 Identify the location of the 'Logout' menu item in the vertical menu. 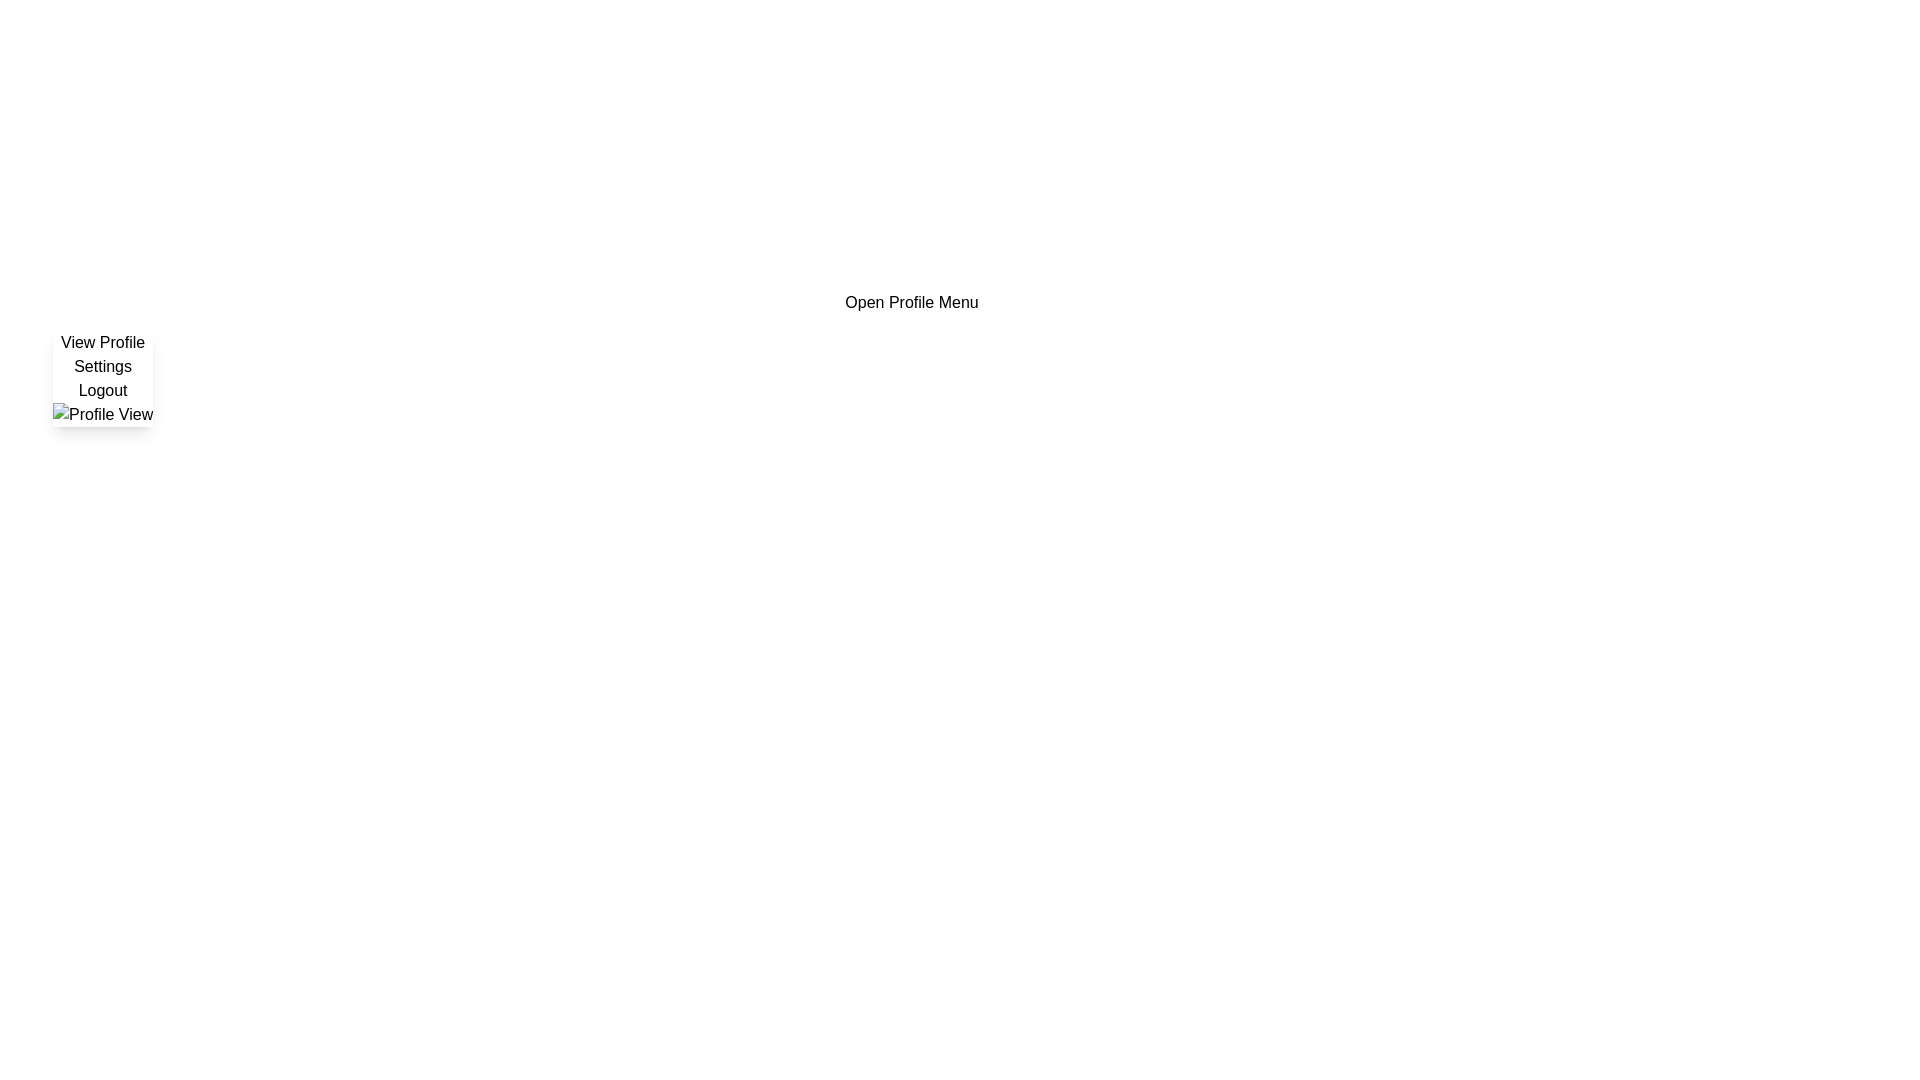
(102, 390).